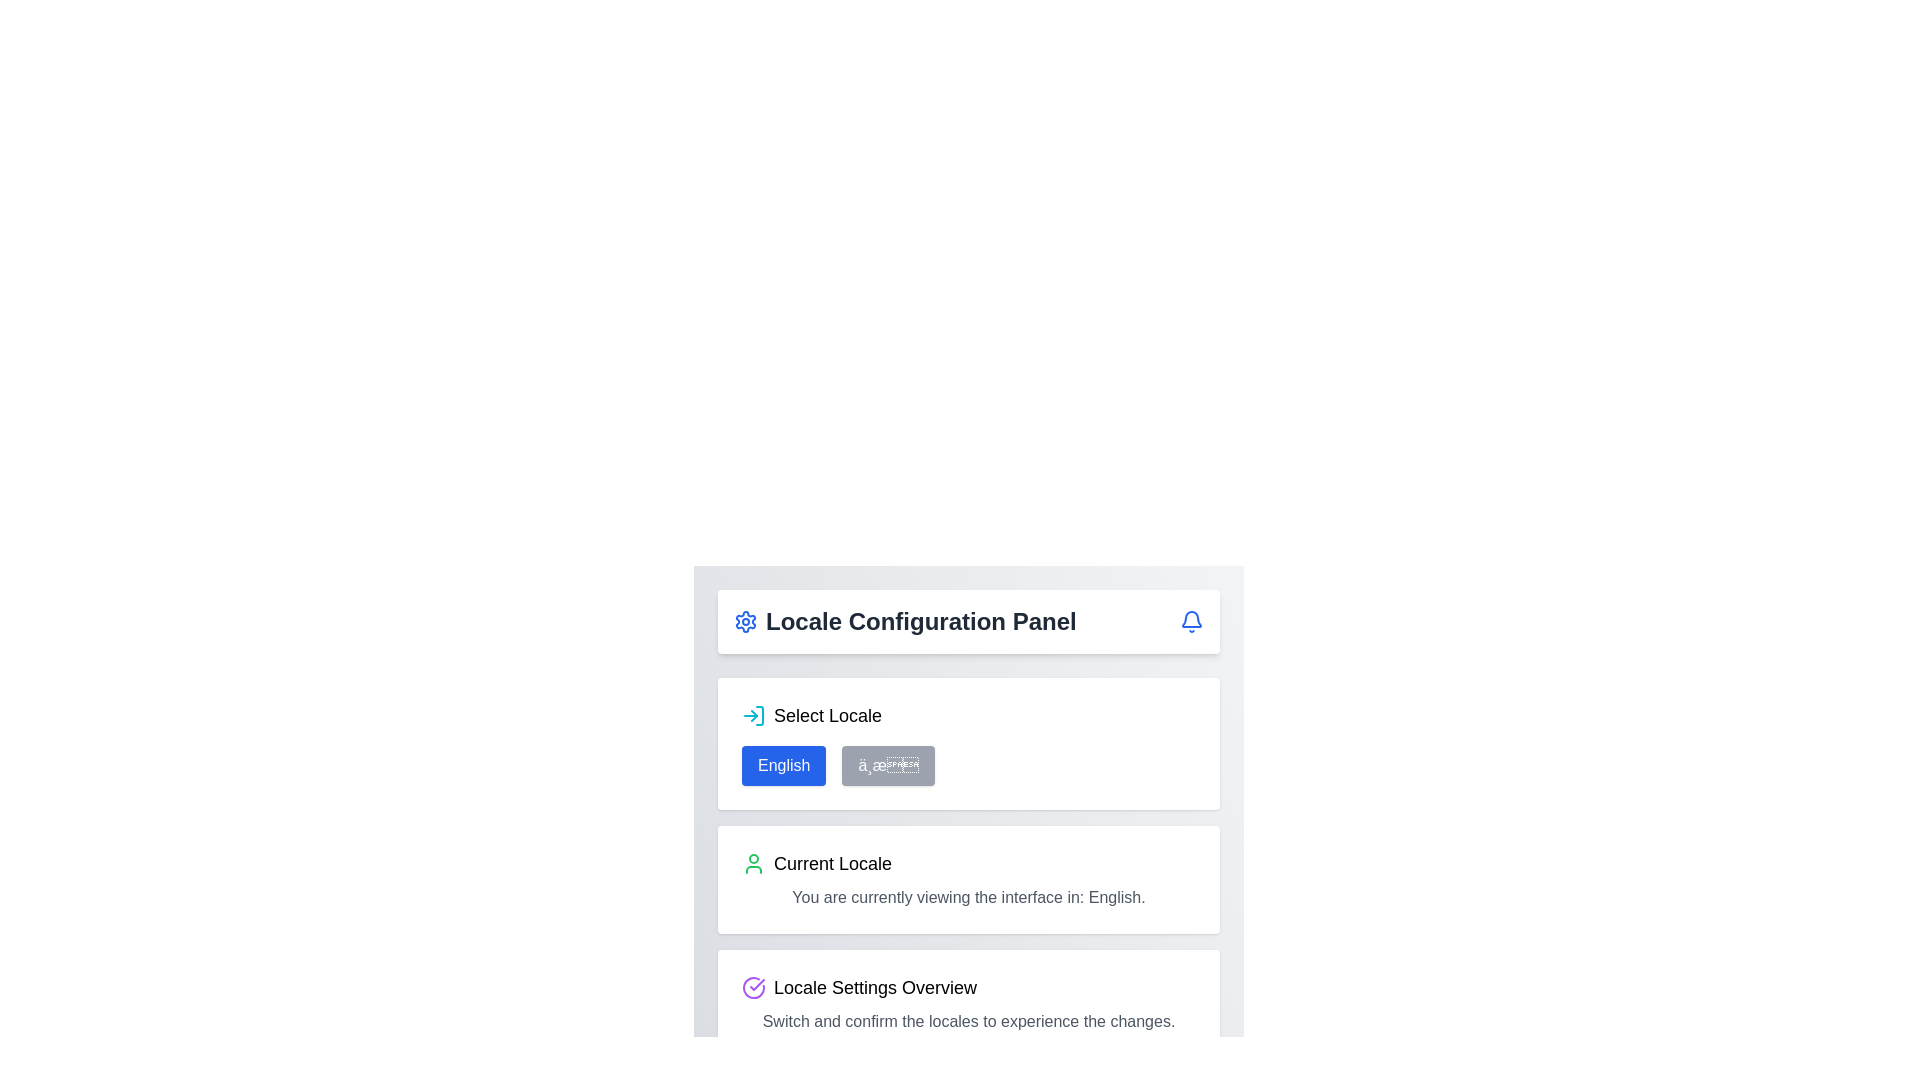 The image size is (1920, 1080). I want to click on the 'English' button, which has rounded edges, a shadow effect, and a blue background, so click(783, 765).